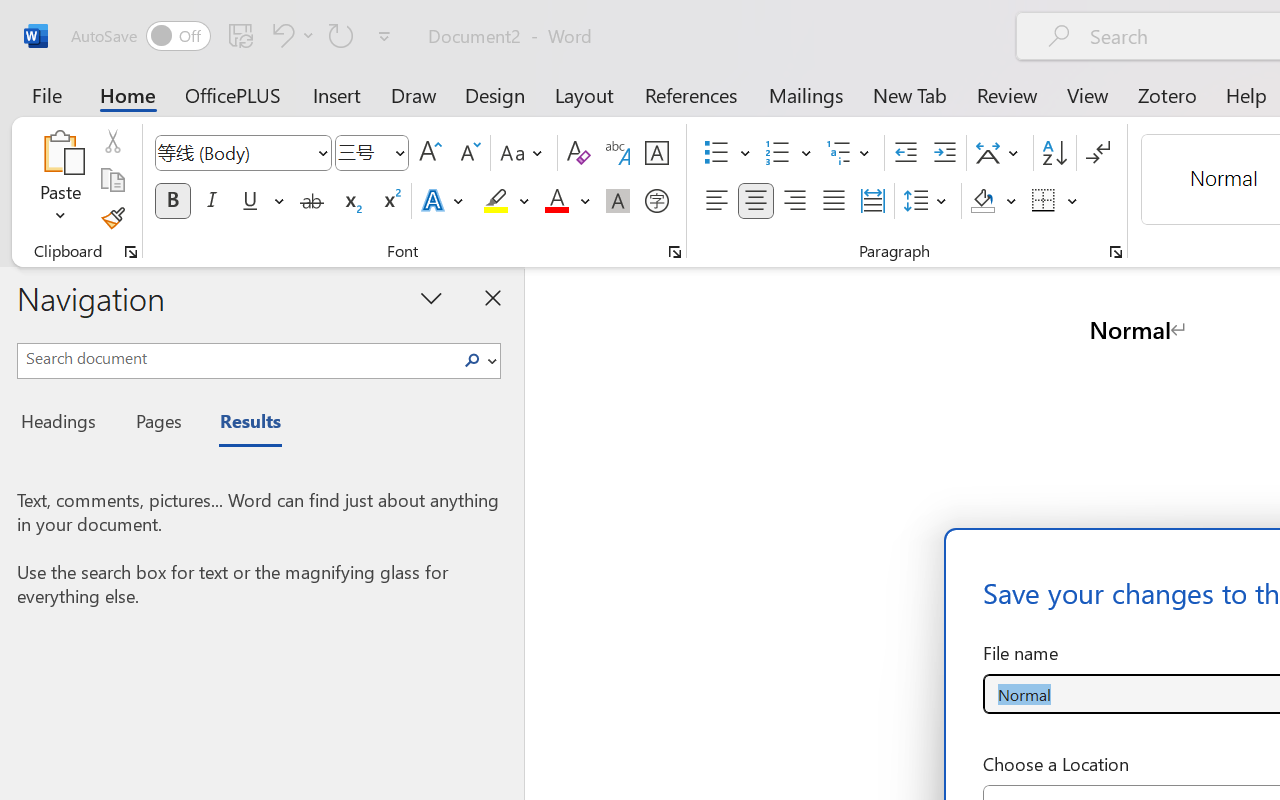  What do you see at coordinates (716, 153) in the screenshot?
I see `'Bullets'` at bounding box center [716, 153].